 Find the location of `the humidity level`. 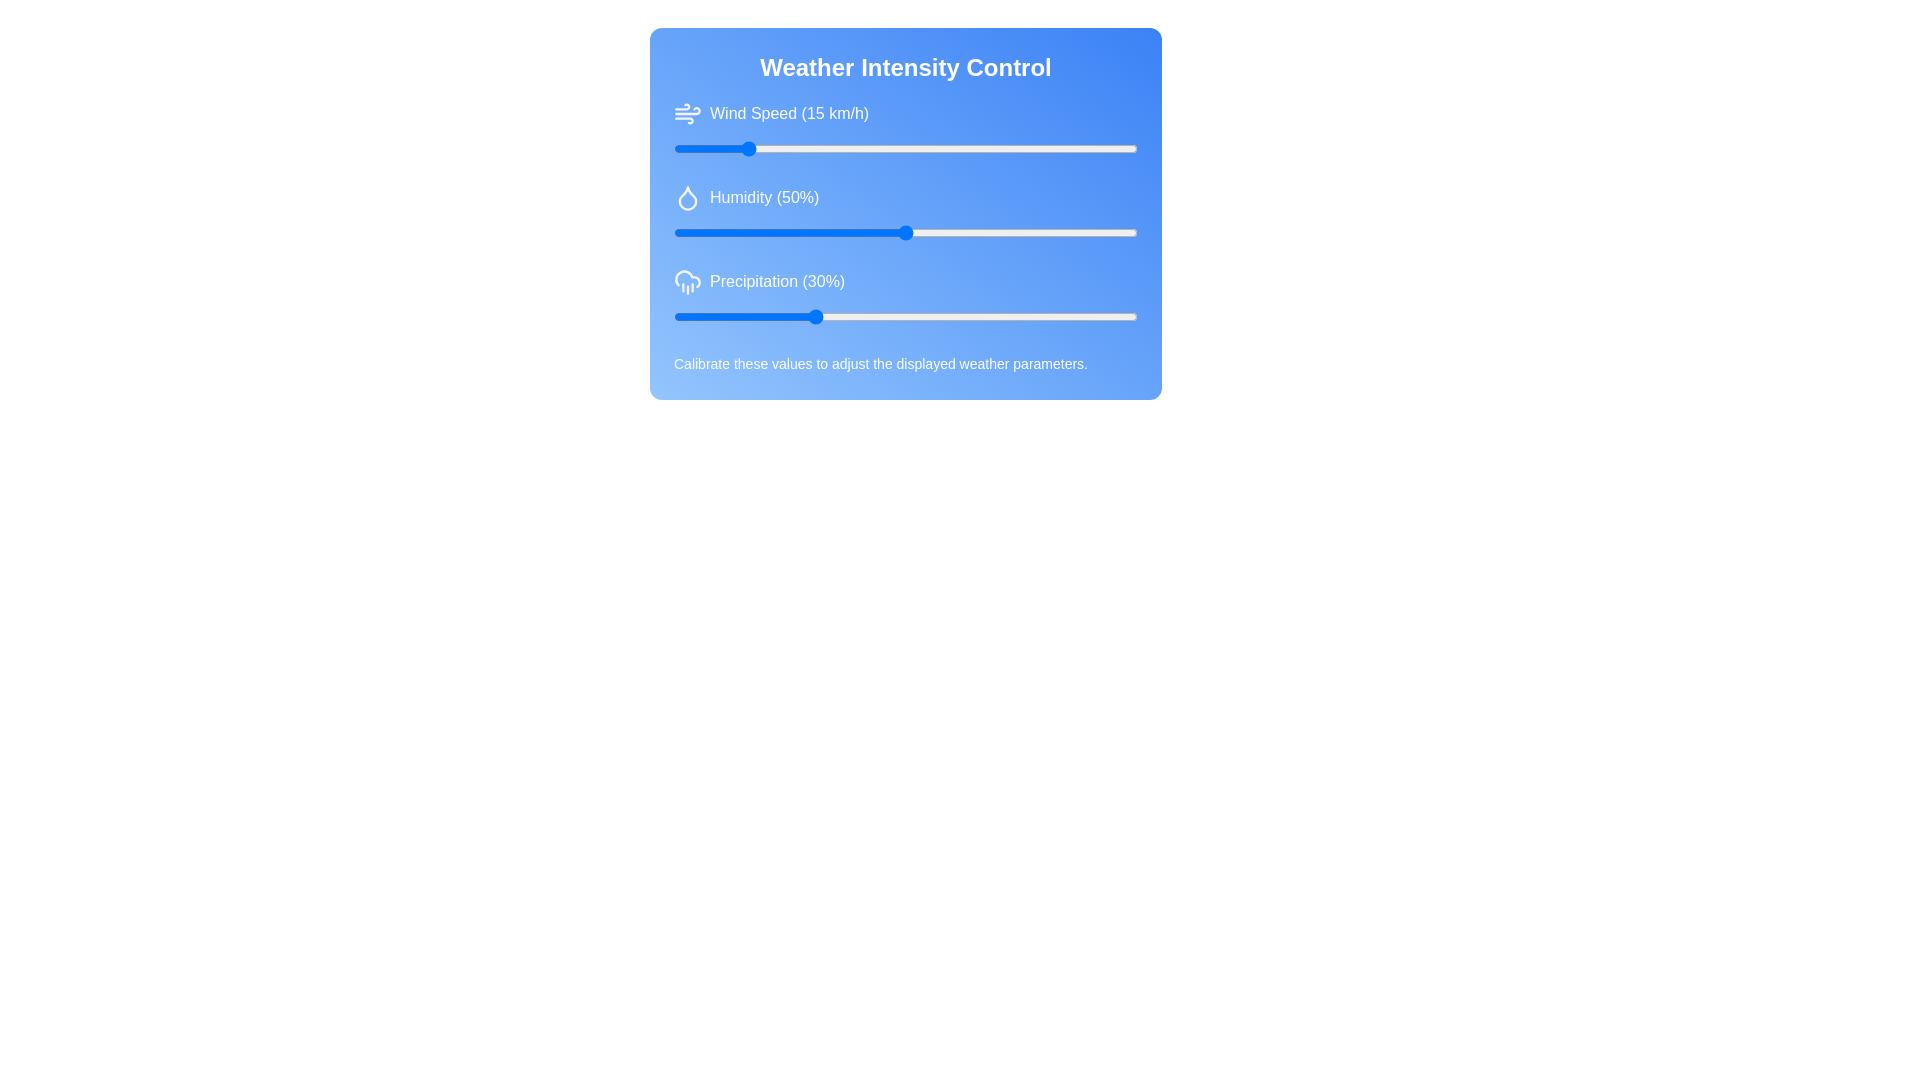

the humidity level is located at coordinates (808, 231).